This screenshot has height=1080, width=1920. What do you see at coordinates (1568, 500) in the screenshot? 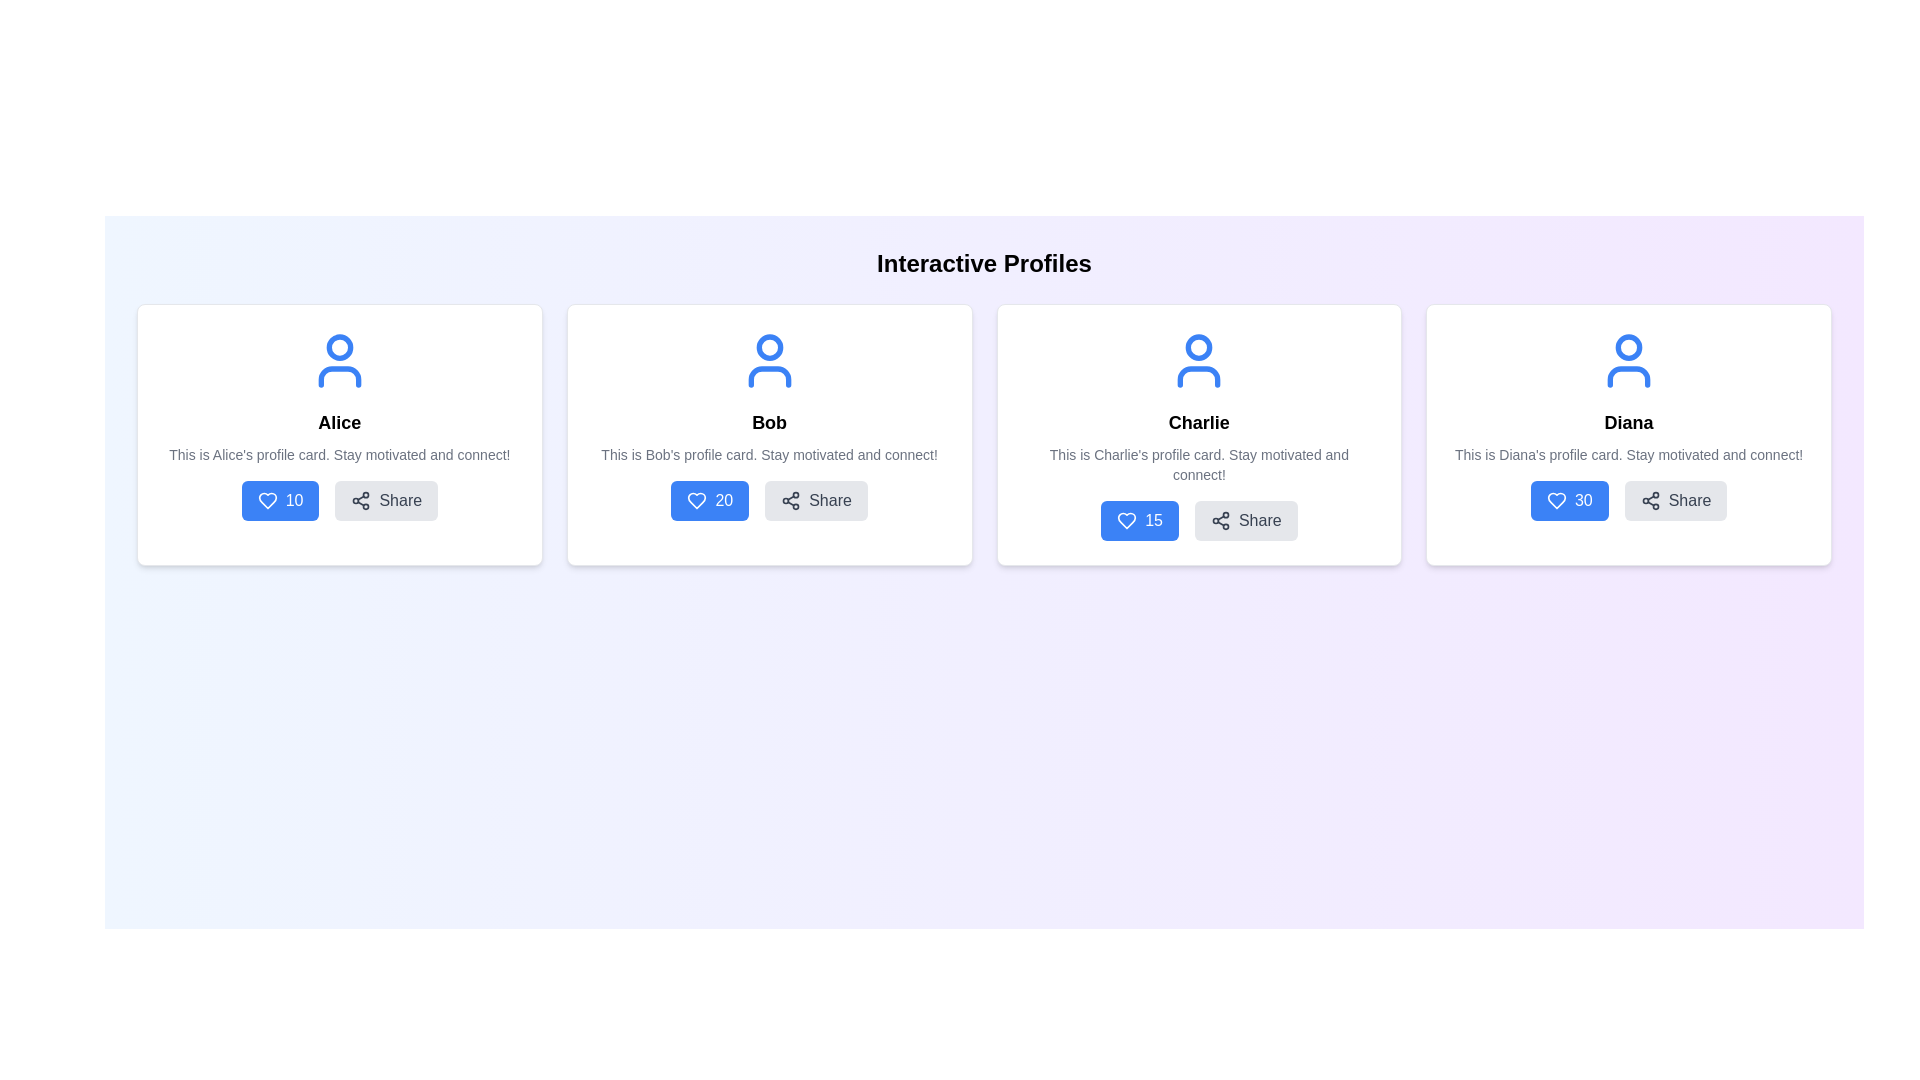
I see `the blue rectangular button with a white heart symbol and '30' text to increment the like count` at bounding box center [1568, 500].